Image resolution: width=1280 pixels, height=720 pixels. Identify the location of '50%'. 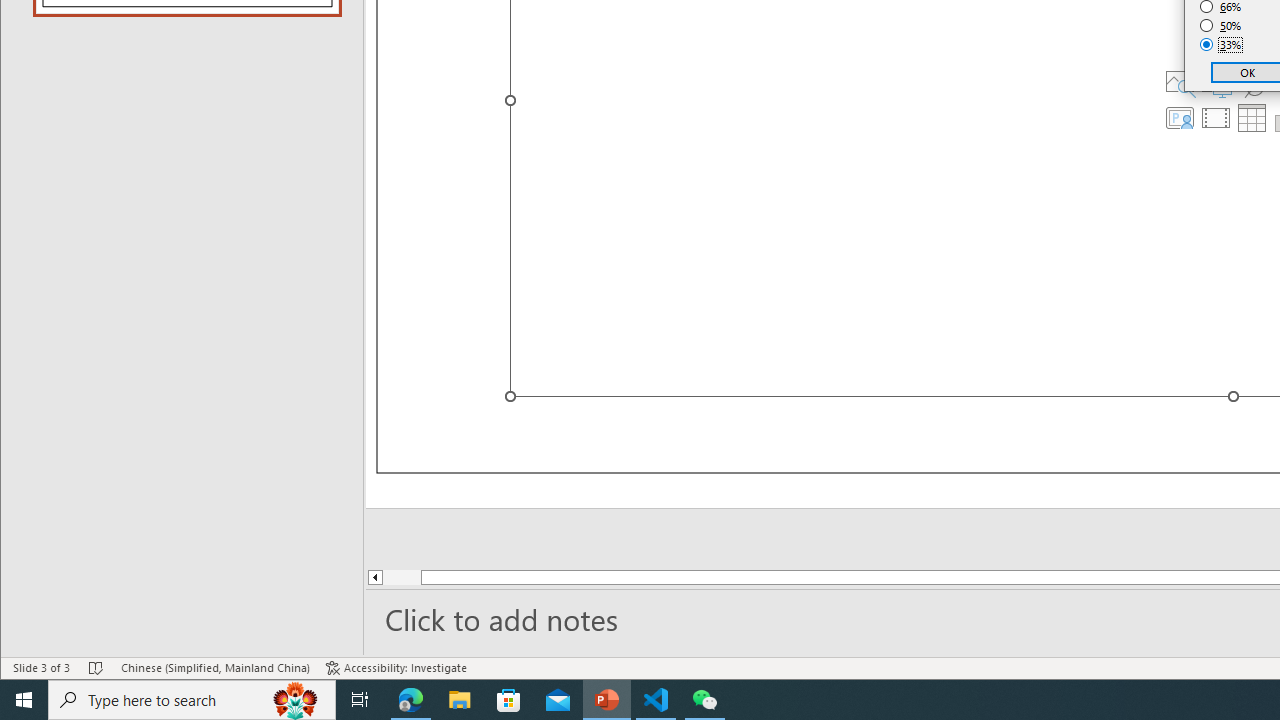
(1220, 25).